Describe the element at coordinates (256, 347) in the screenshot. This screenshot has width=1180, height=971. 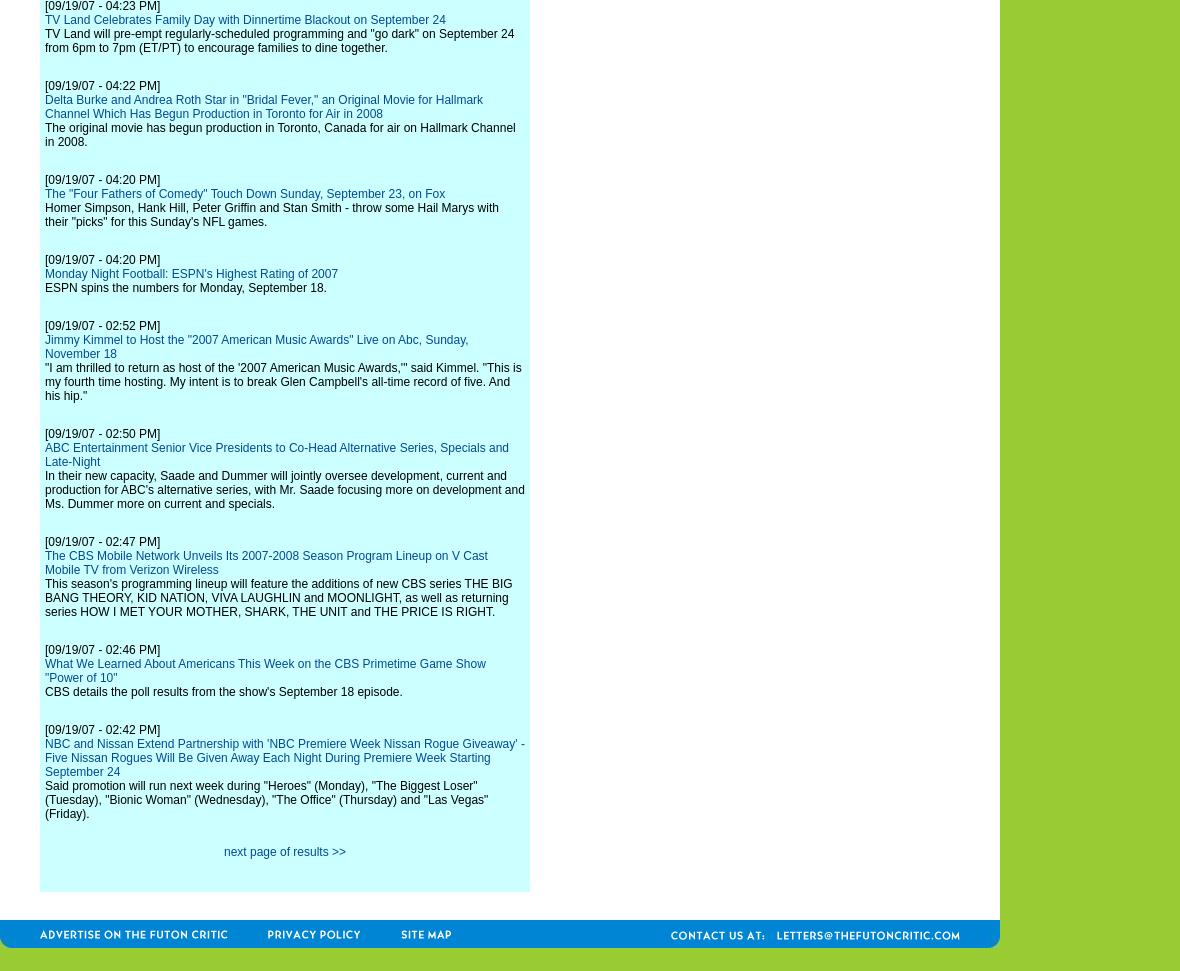
I see `'Jimmy Kimmel to Host the "2007 American Music Awards" Live on Abc, Sunday, November 18'` at that location.